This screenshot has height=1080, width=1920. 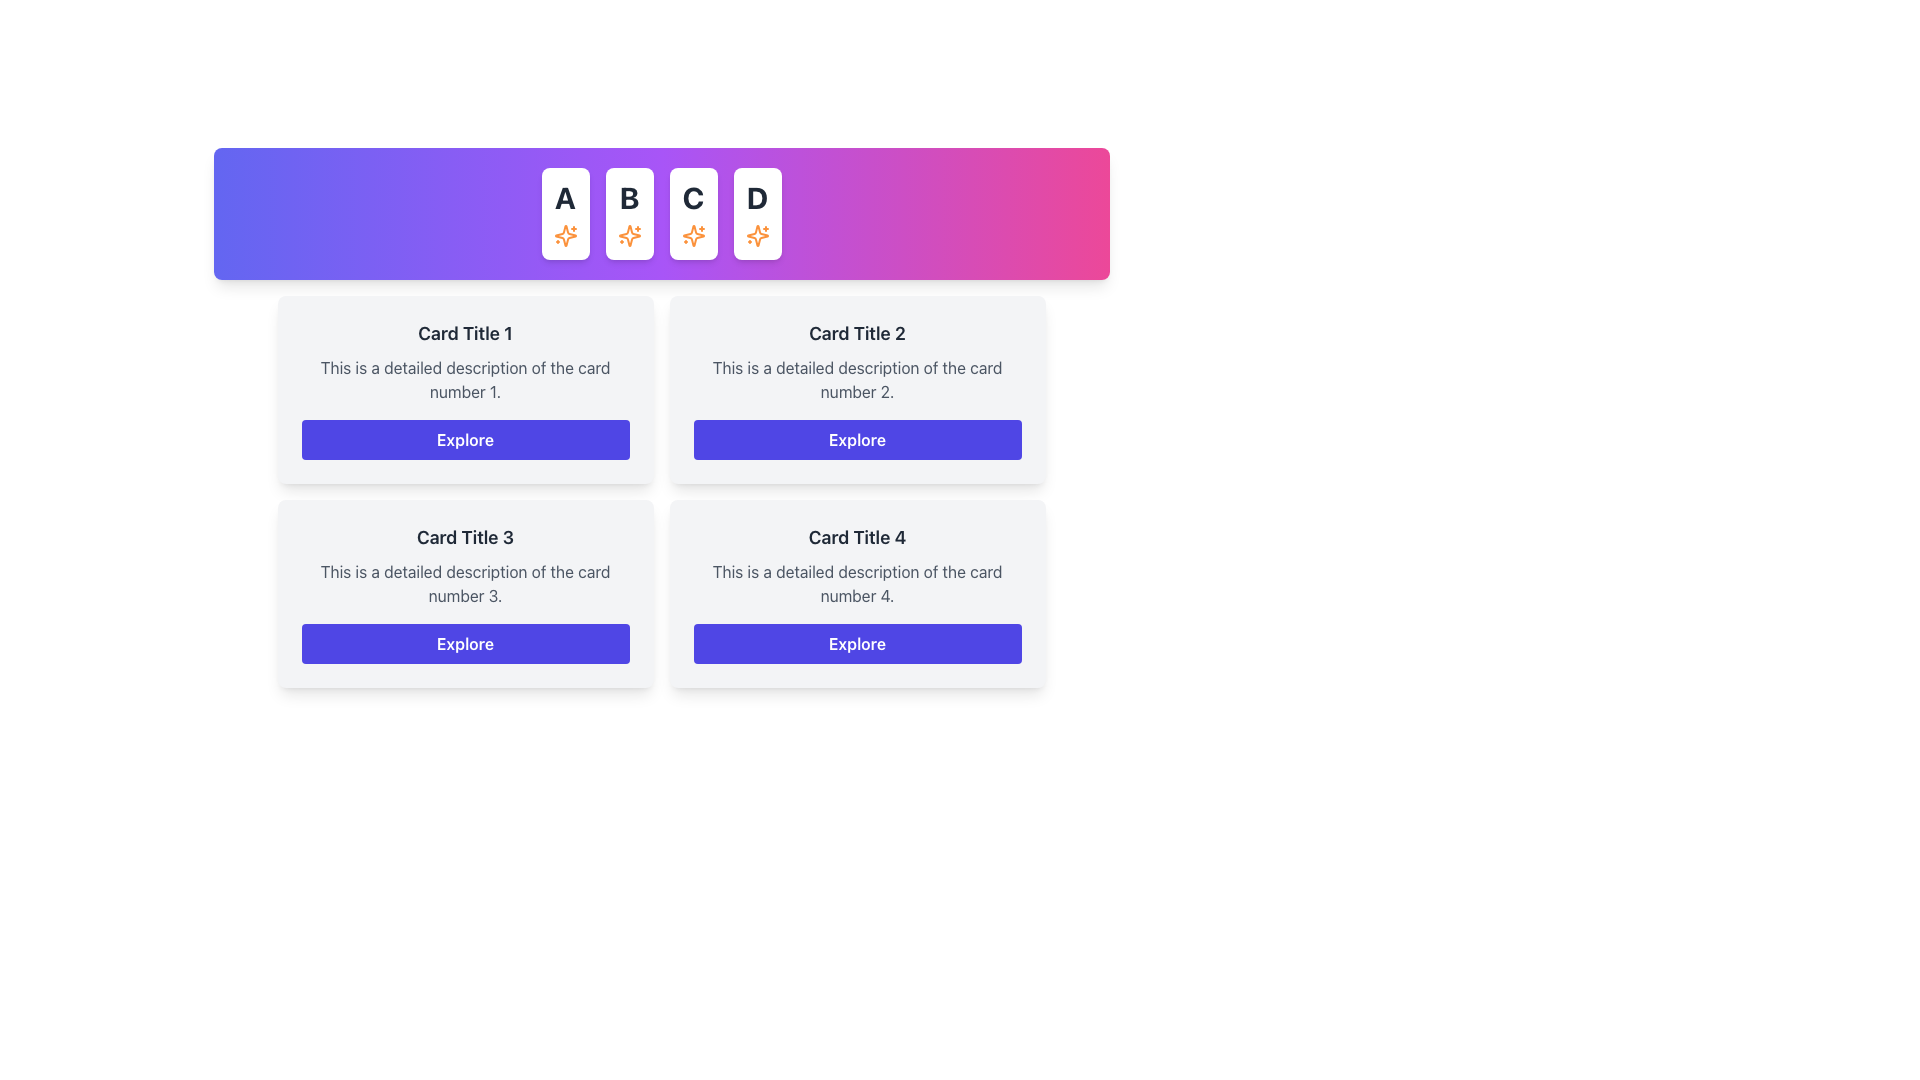 What do you see at coordinates (857, 583) in the screenshot?
I see `the description text element providing supplementary details about 'Card 4', located in the bottom right card of the grid, between 'Card Title 4' and the 'Explore' button` at bounding box center [857, 583].